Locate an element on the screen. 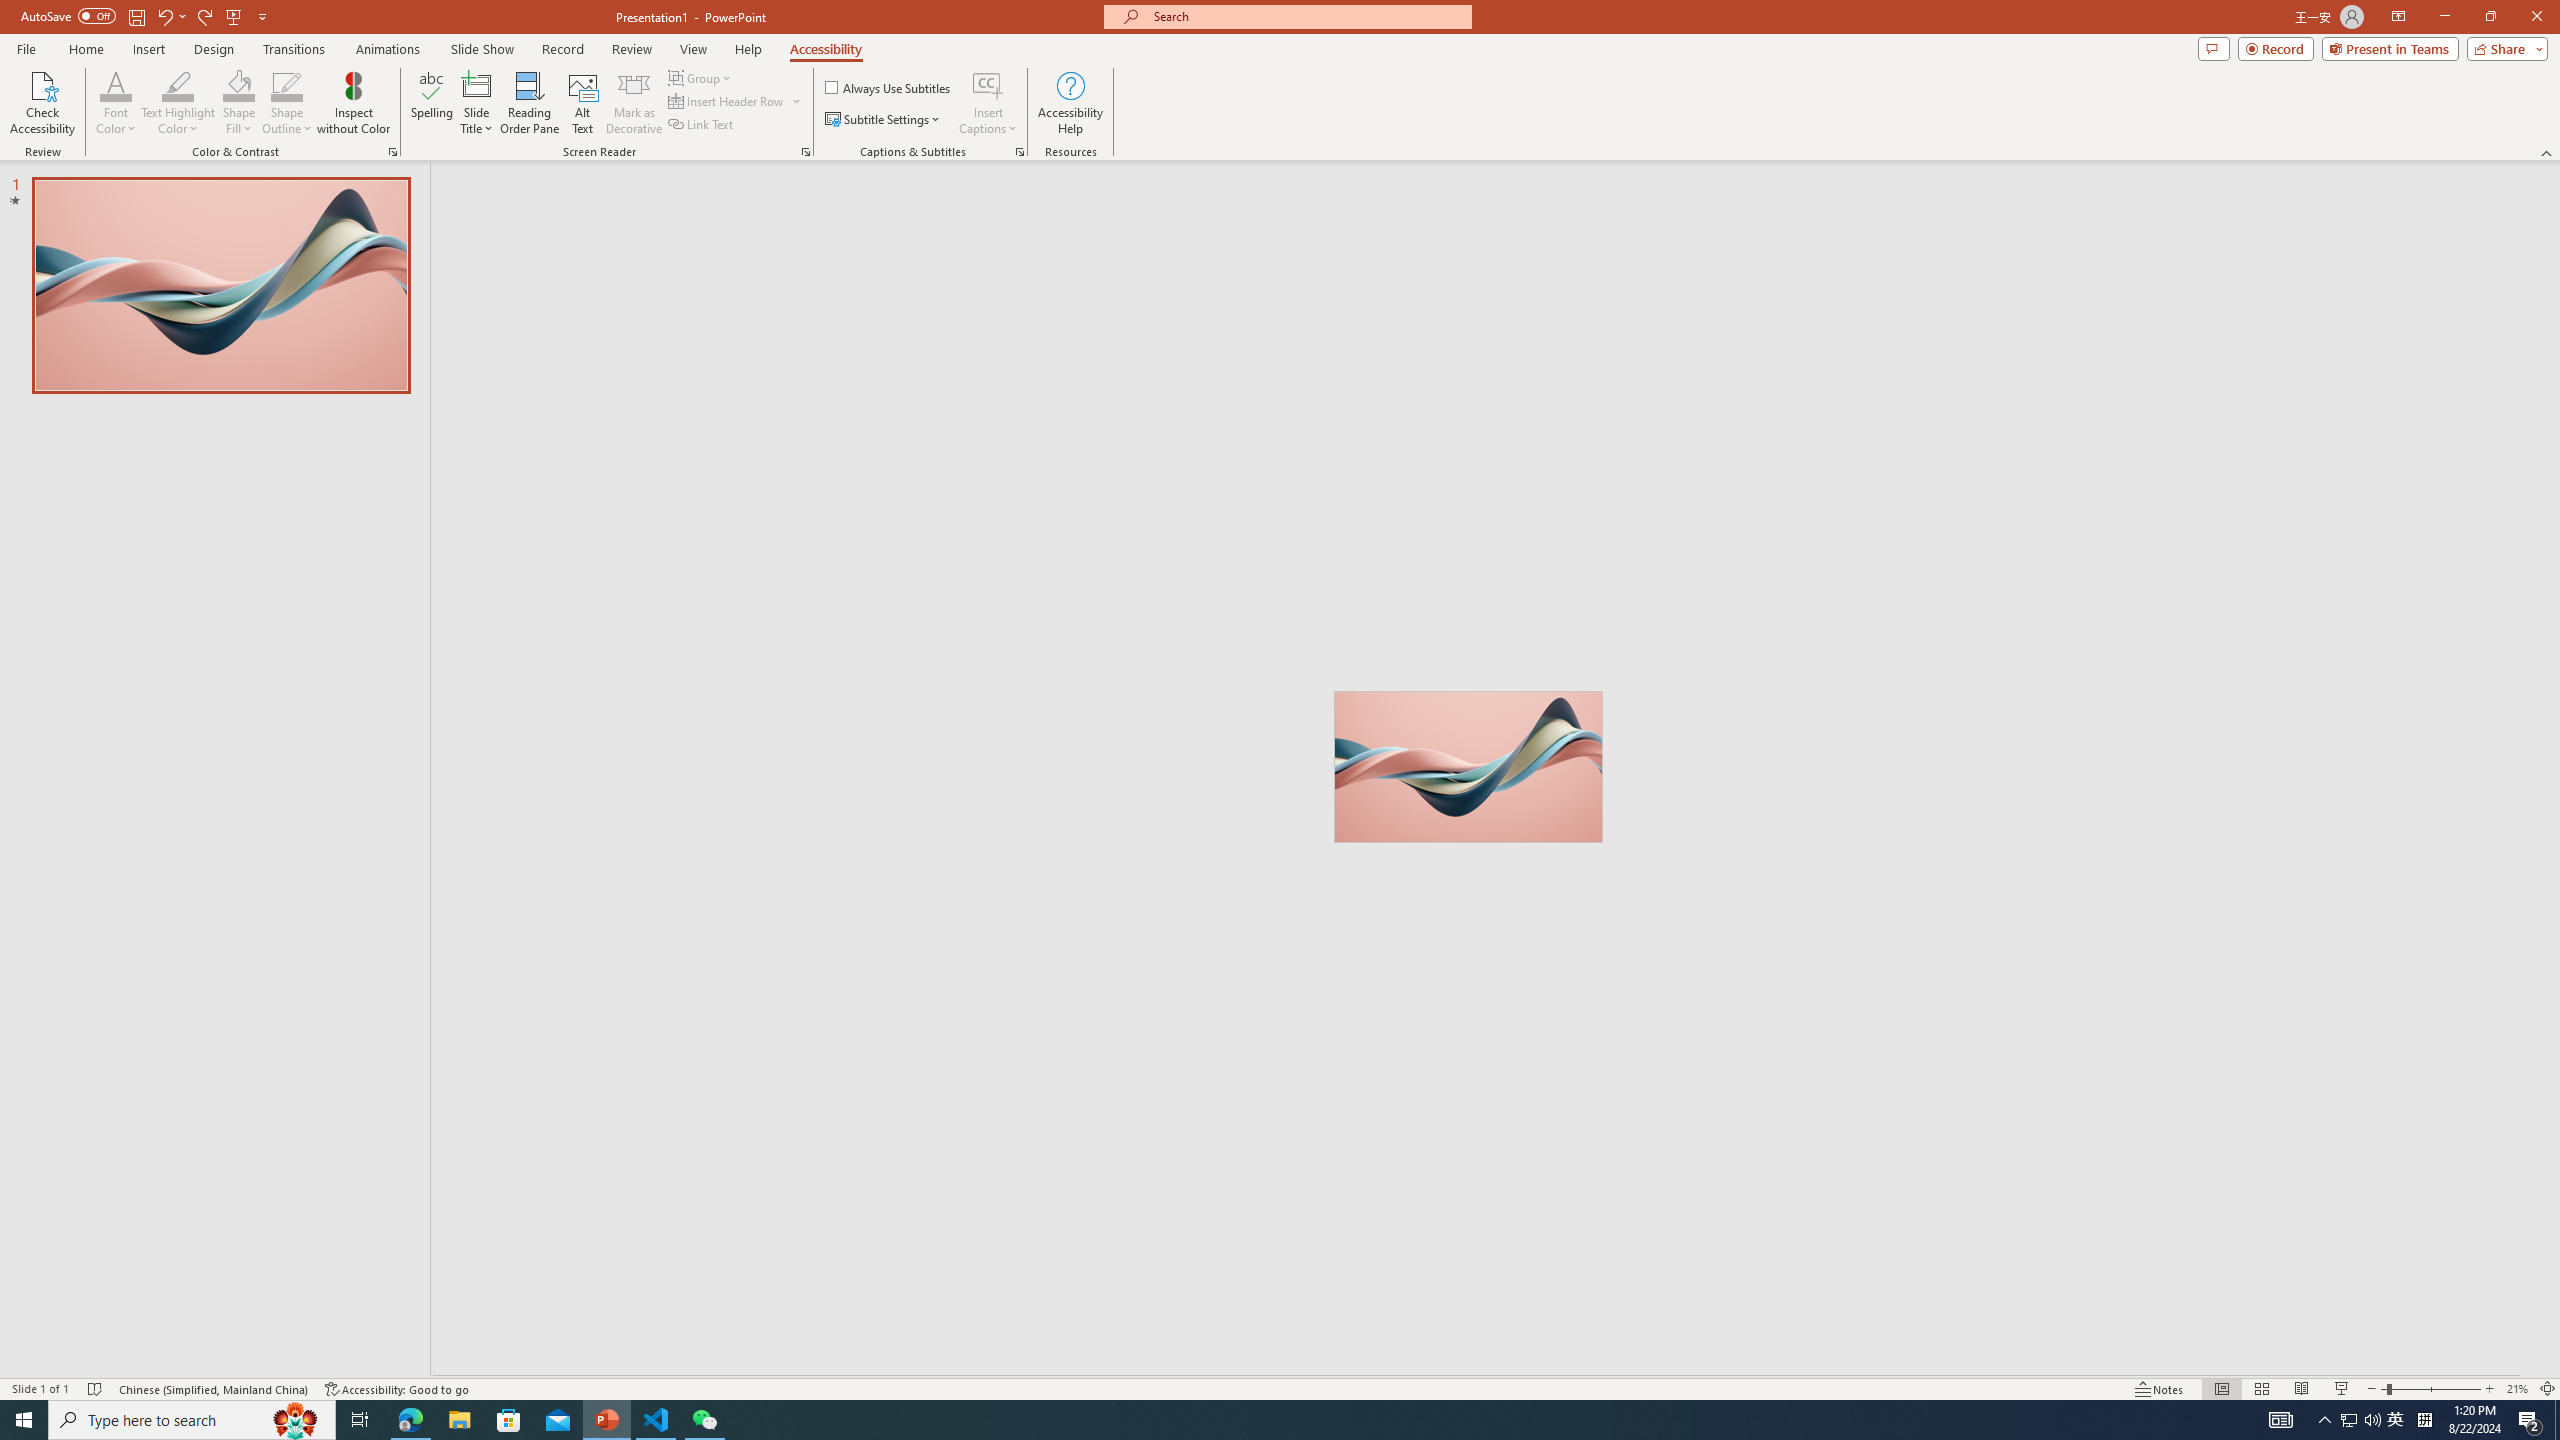  'Insert Header Row' is located at coordinates (735, 99).